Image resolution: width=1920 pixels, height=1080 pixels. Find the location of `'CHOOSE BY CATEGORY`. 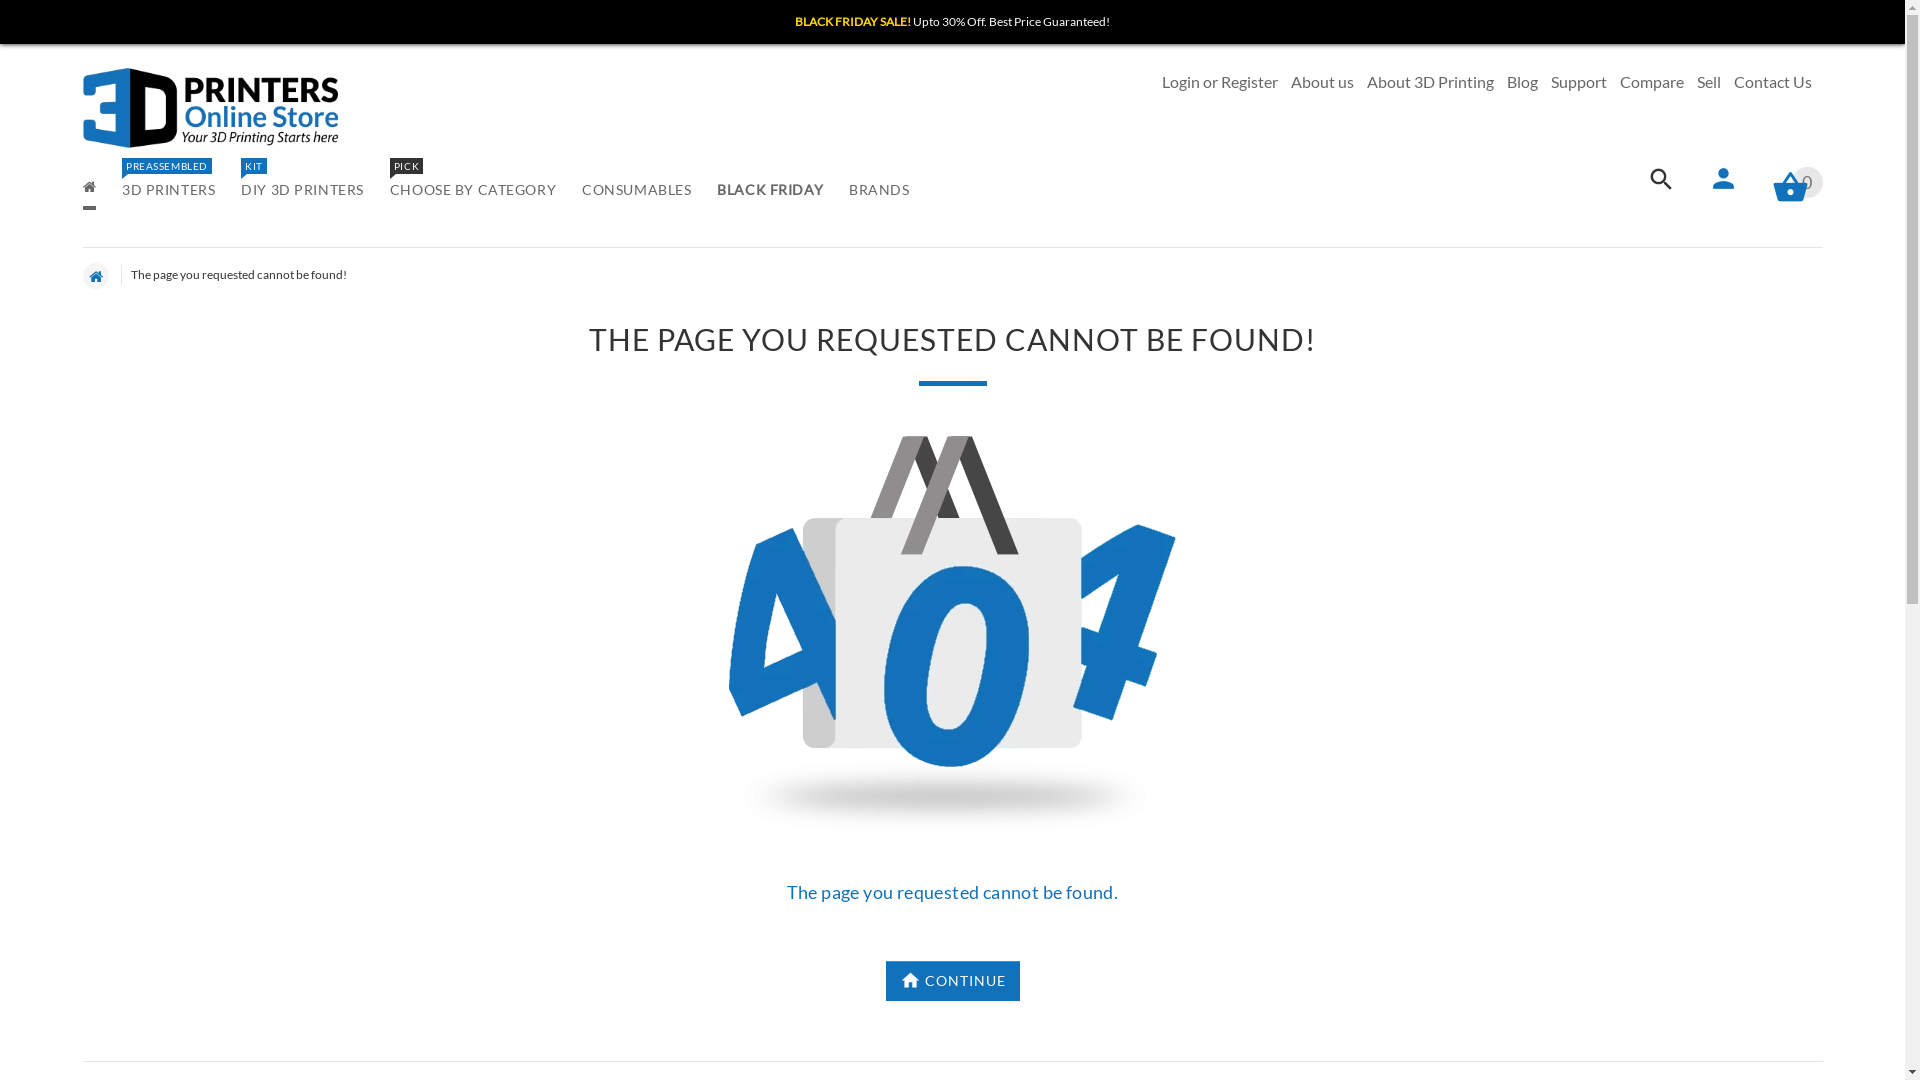

'CHOOSE BY CATEGORY is located at coordinates (472, 191).